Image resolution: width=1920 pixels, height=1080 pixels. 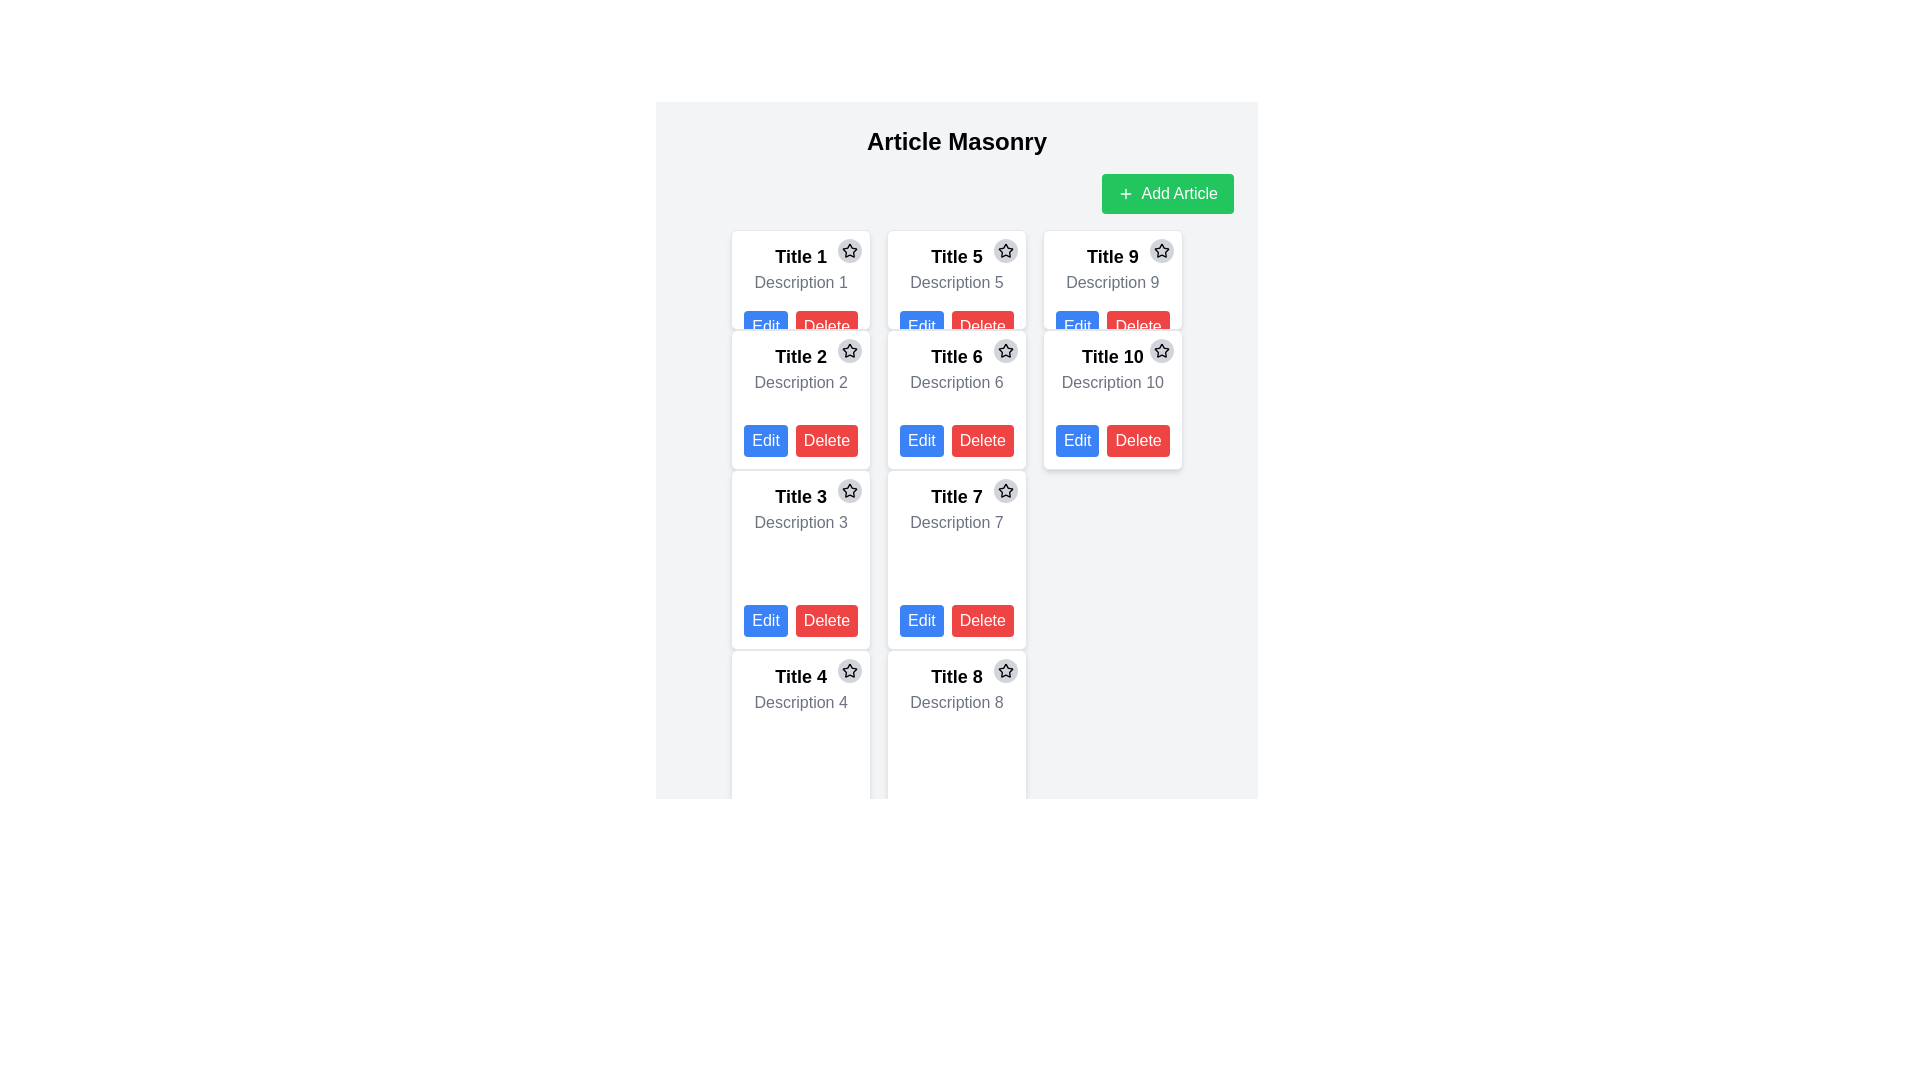 I want to click on the 'Edit' button, which is a rounded rectangular button with a solid blue background and white text, located at the bottom of the 'Title 2' card, so click(x=765, y=439).